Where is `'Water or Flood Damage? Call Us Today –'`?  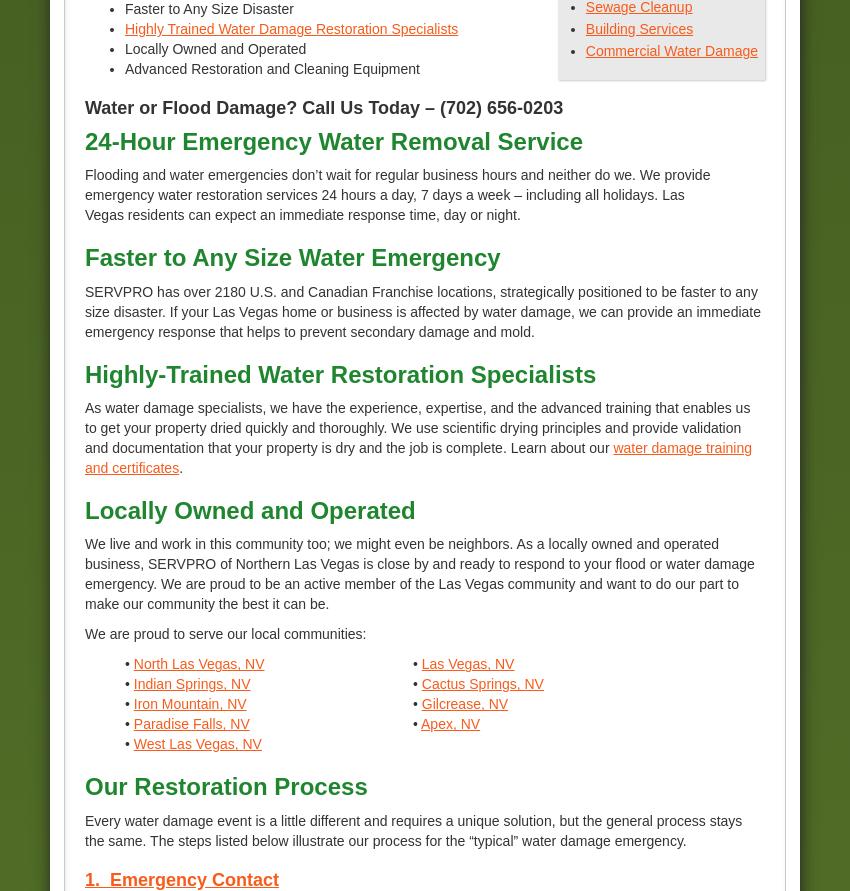 'Water or Flood Damage? Call Us Today –' is located at coordinates (261, 106).